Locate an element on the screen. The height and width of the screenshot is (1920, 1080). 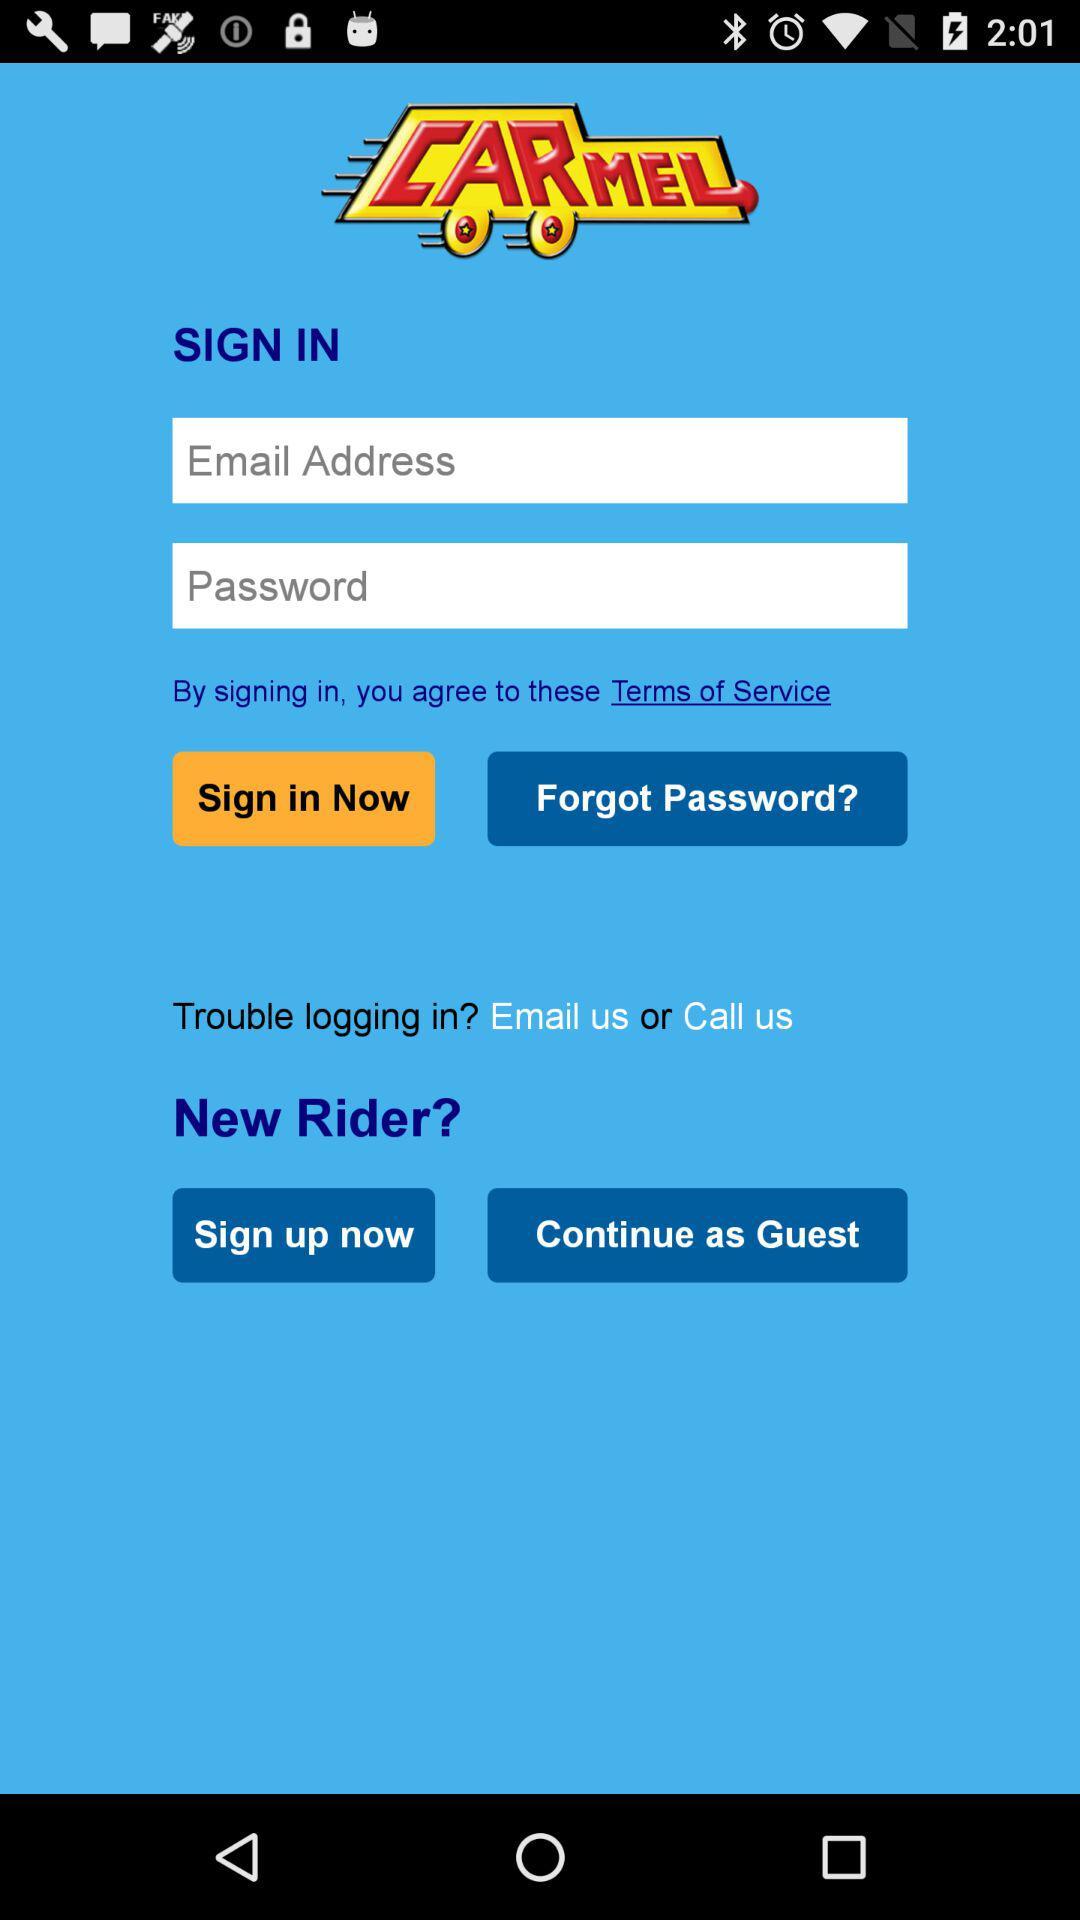
item to the left of or icon is located at coordinates (559, 1015).